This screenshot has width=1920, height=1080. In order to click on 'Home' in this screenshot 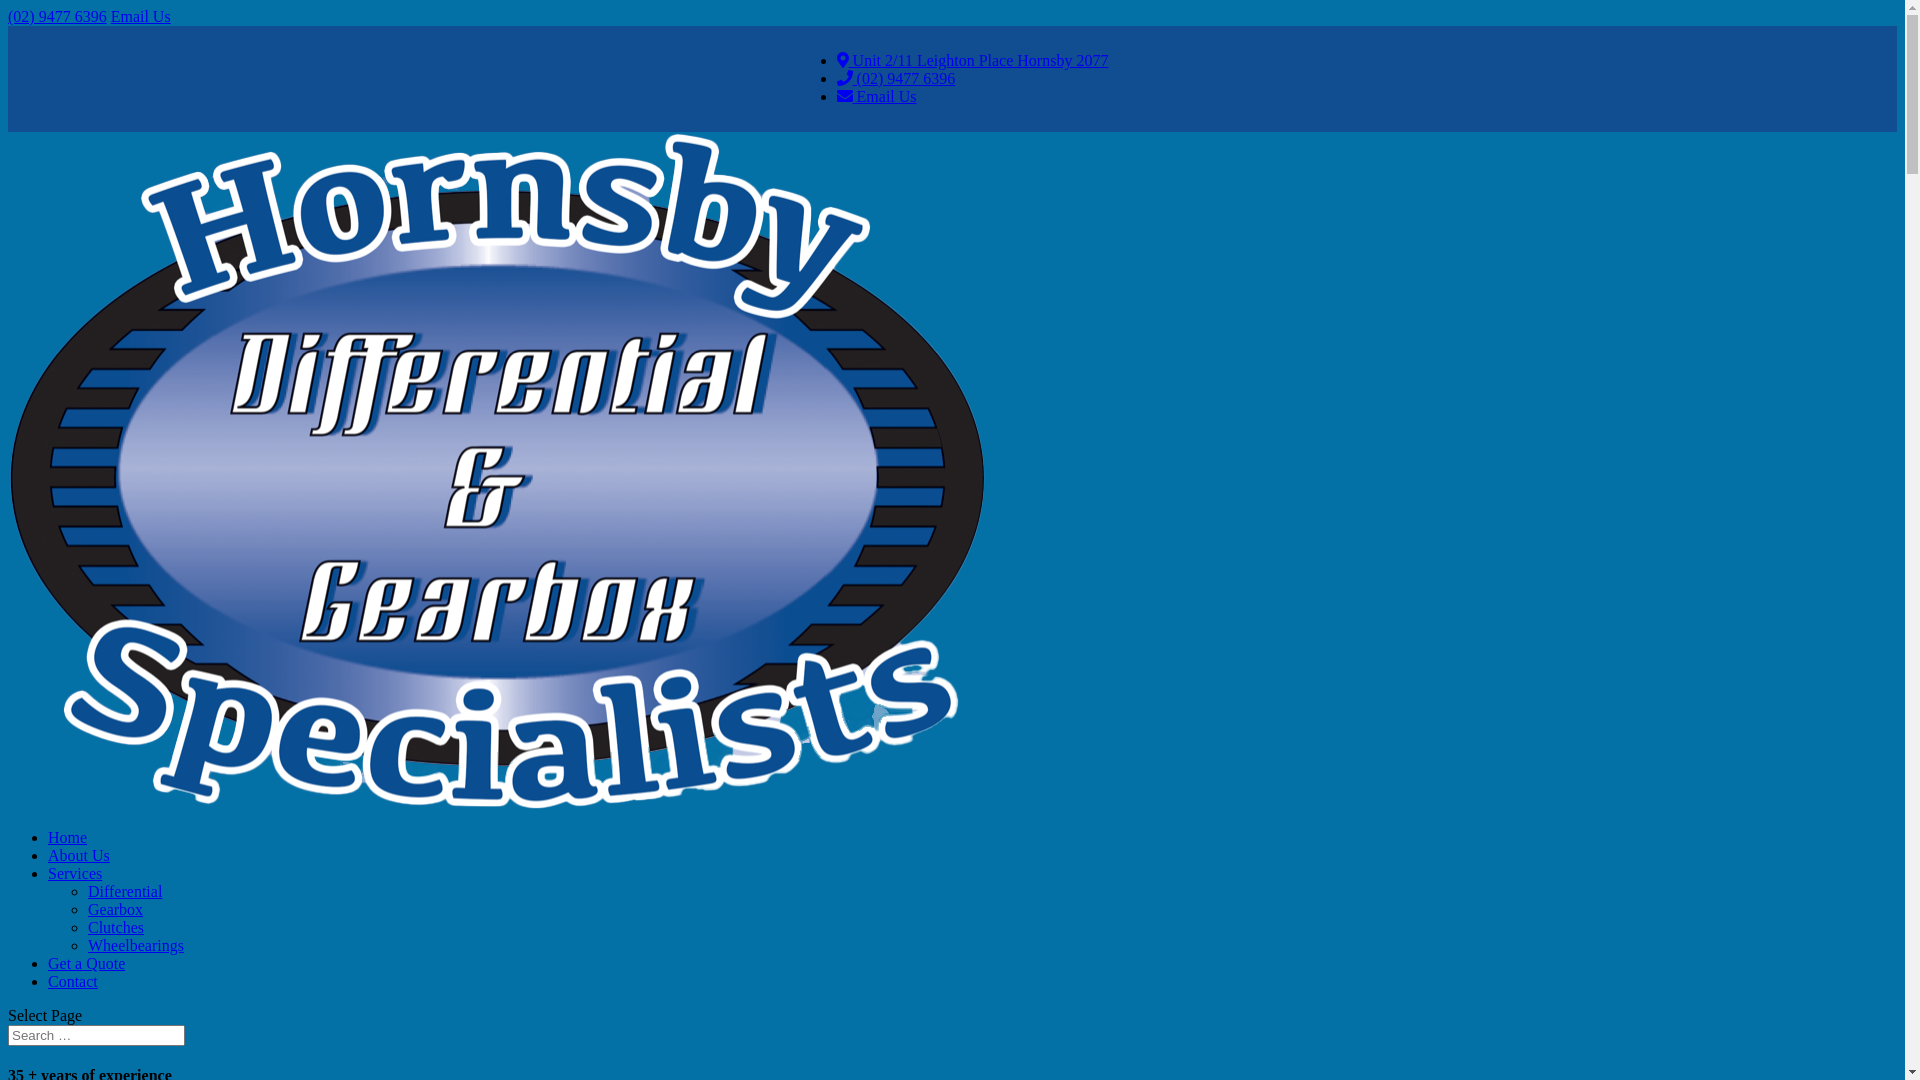, I will do `click(67, 837)`.